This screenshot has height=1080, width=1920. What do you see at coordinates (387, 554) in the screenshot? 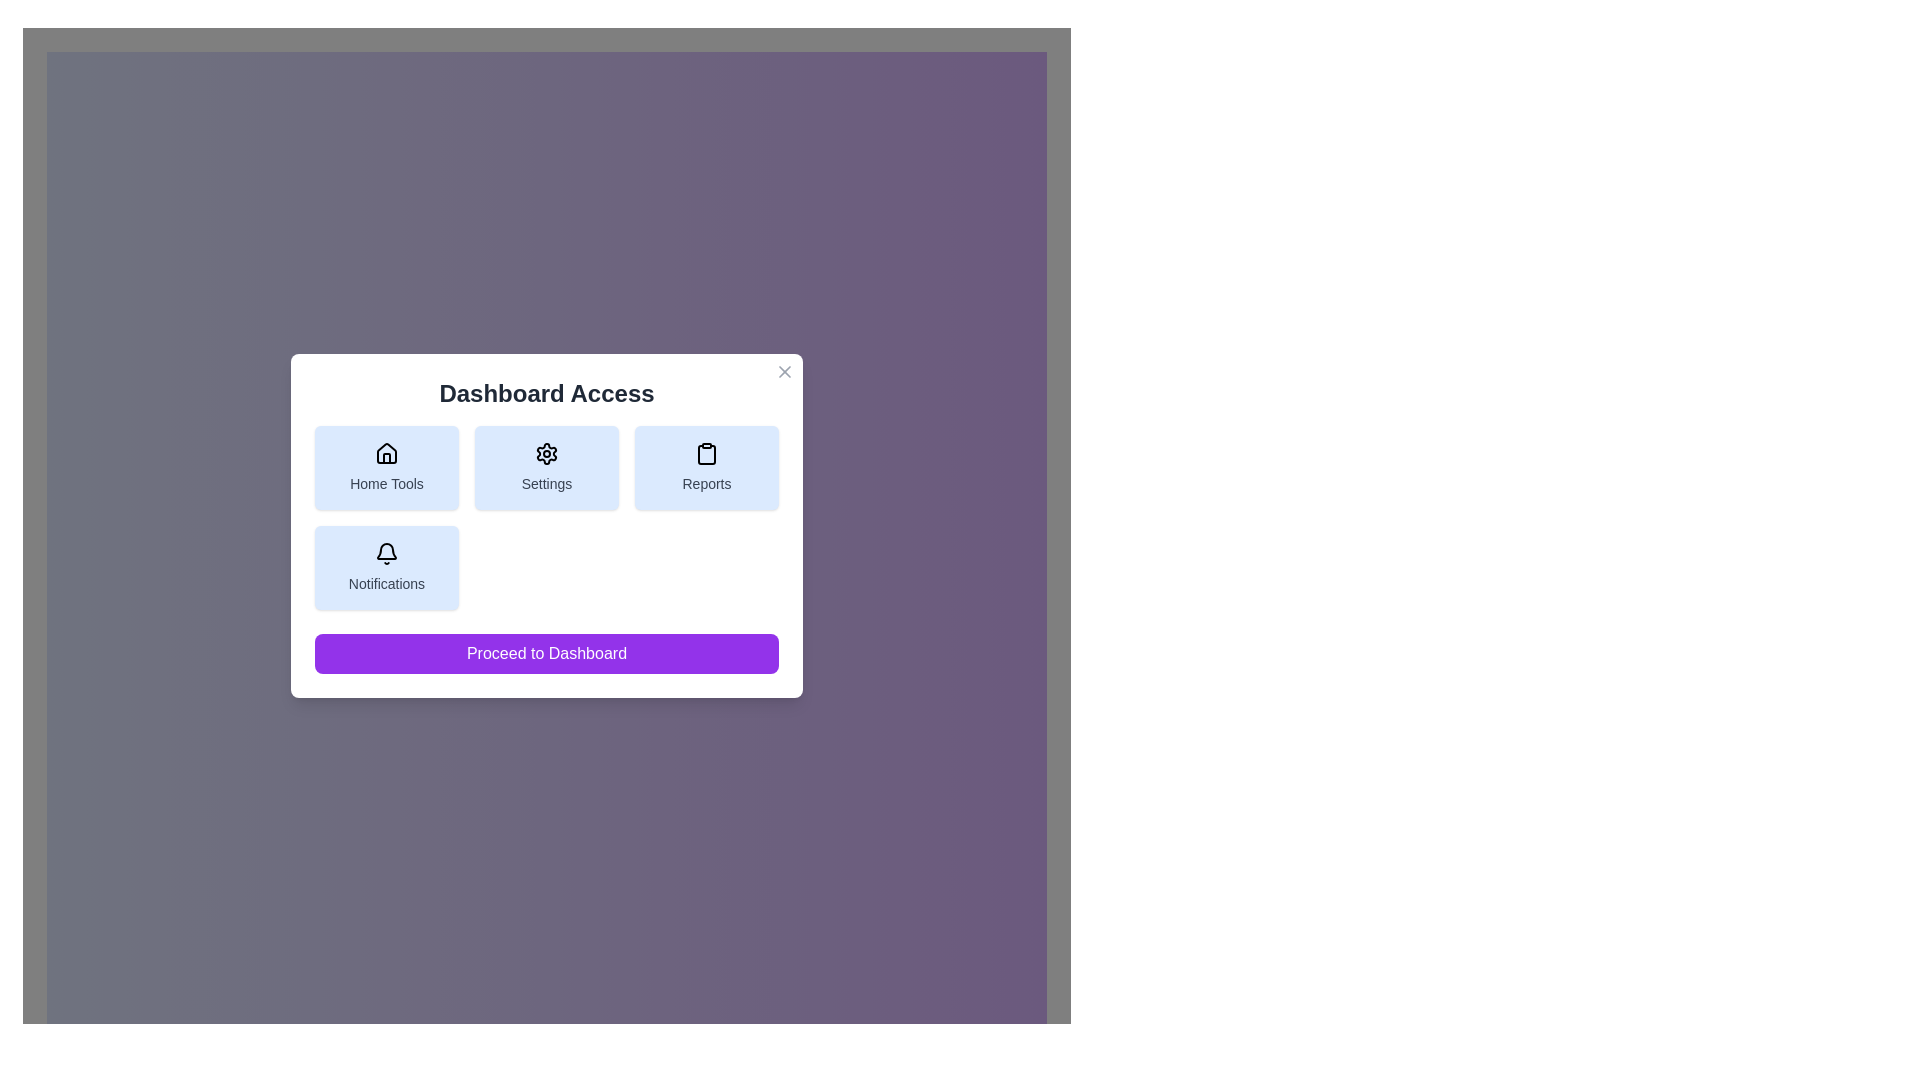
I see `the bell-shaped notification icon located in the 'Notifications' section at the bottom left of the dashboard interface` at bounding box center [387, 554].